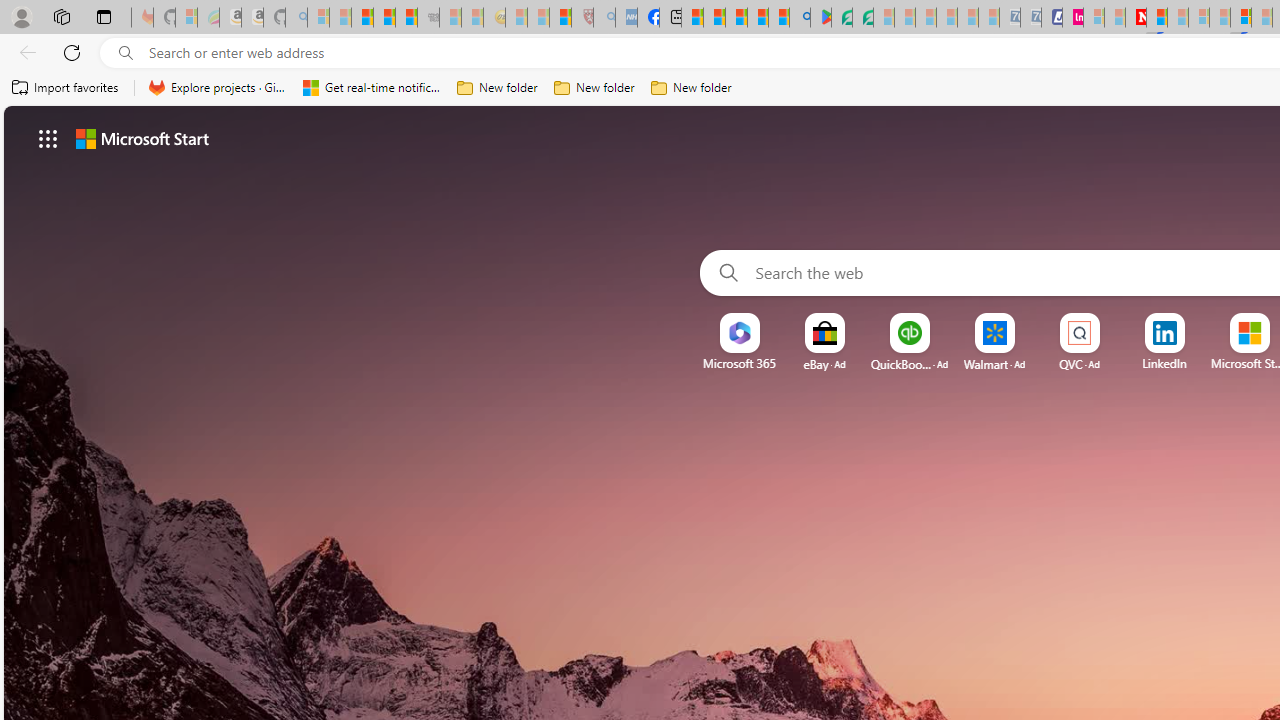 This screenshot has height=720, width=1280. What do you see at coordinates (862, 17) in the screenshot?
I see `'Microsoft Word - consumer-privacy address update 2.2021'` at bounding box center [862, 17].